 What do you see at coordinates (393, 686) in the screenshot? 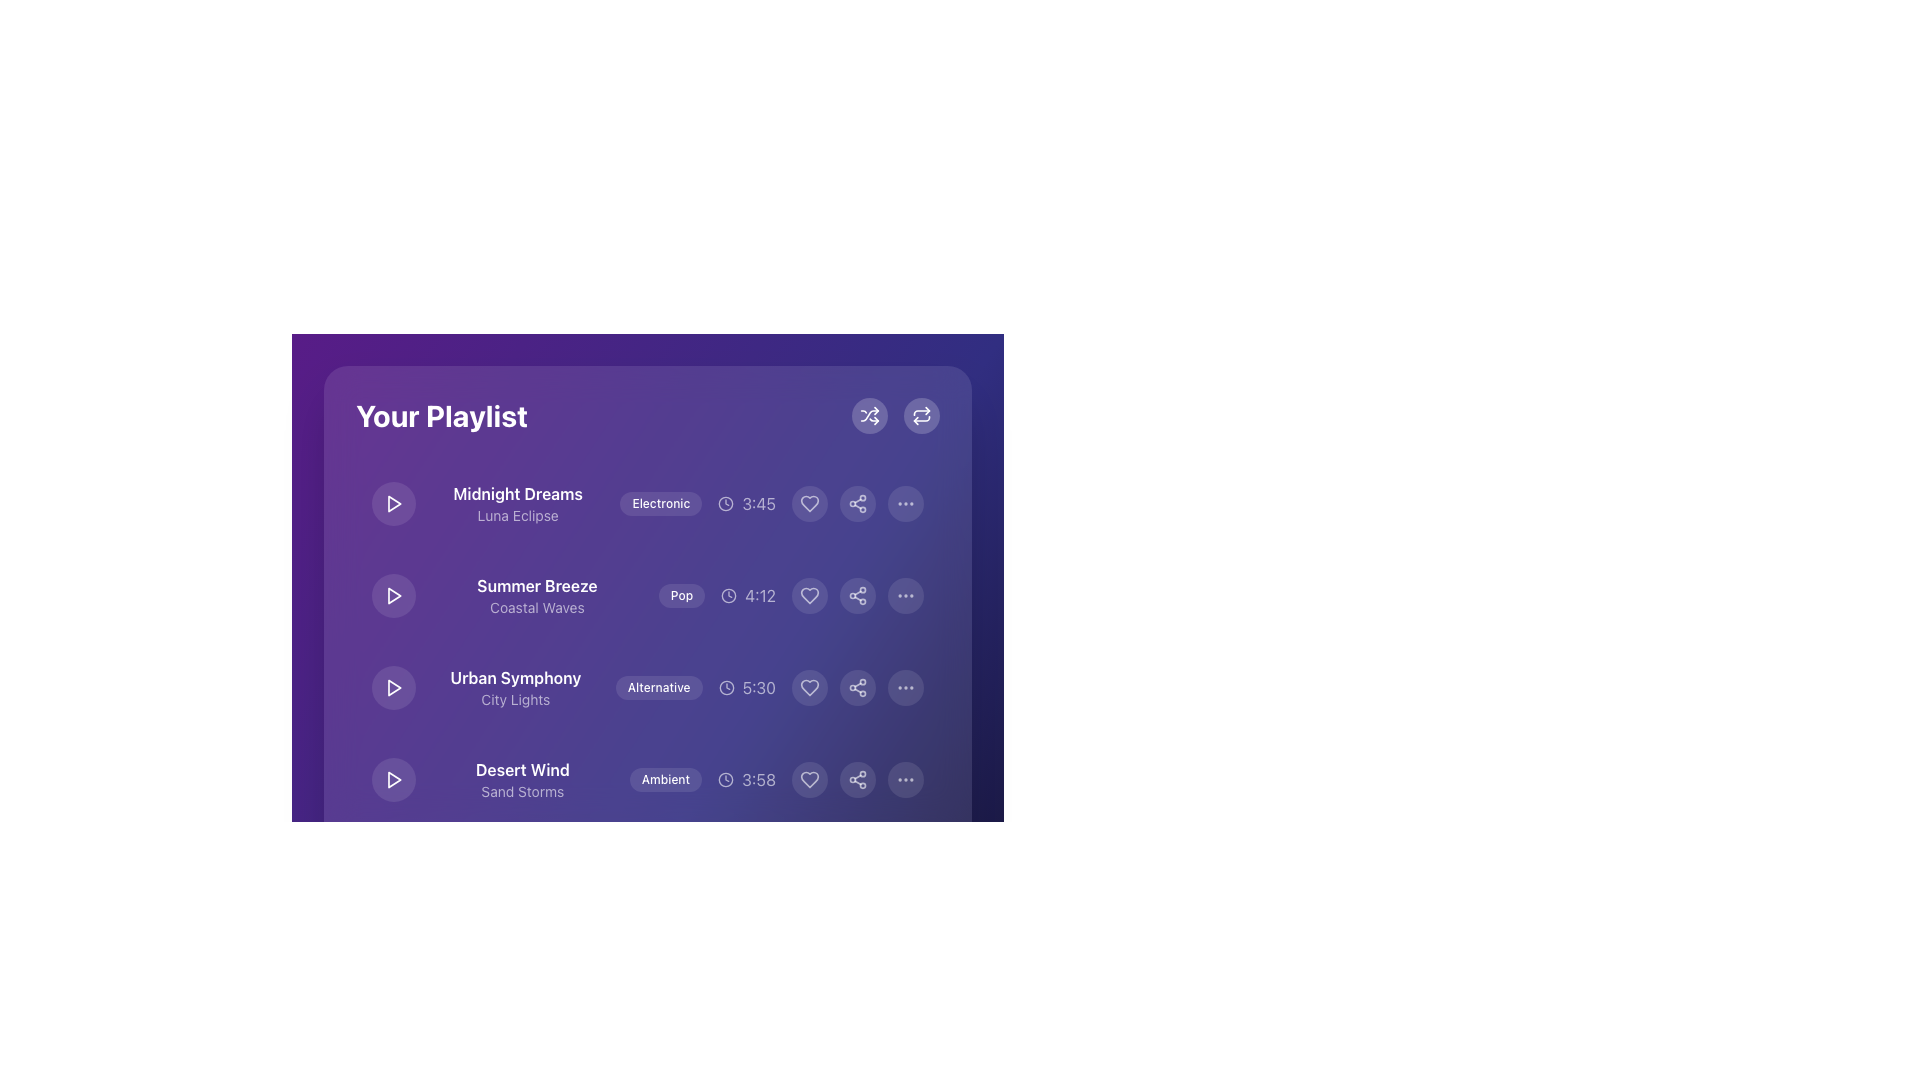
I see `the third triangular play button for the audio track 'Urban Symphony'` at bounding box center [393, 686].